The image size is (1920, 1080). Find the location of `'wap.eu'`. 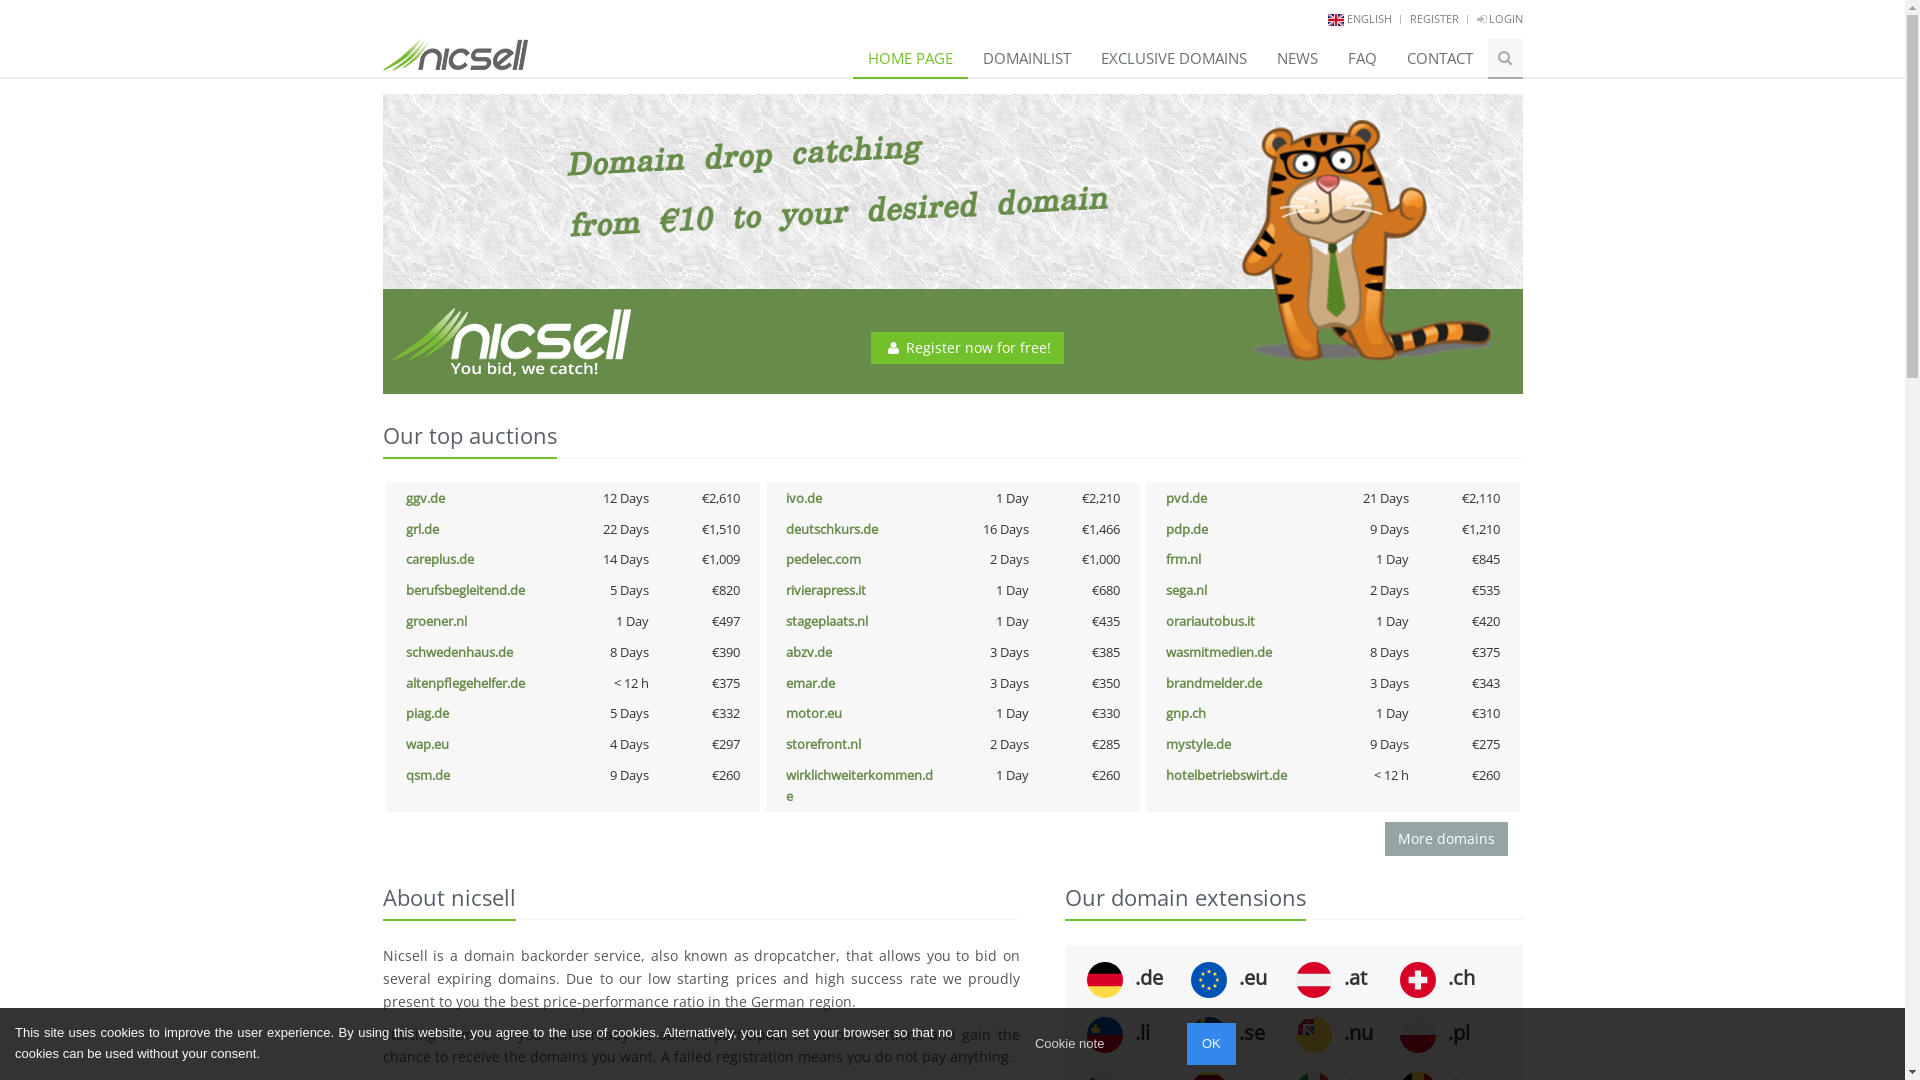

'wap.eu' is located at coordinates (426, 744).